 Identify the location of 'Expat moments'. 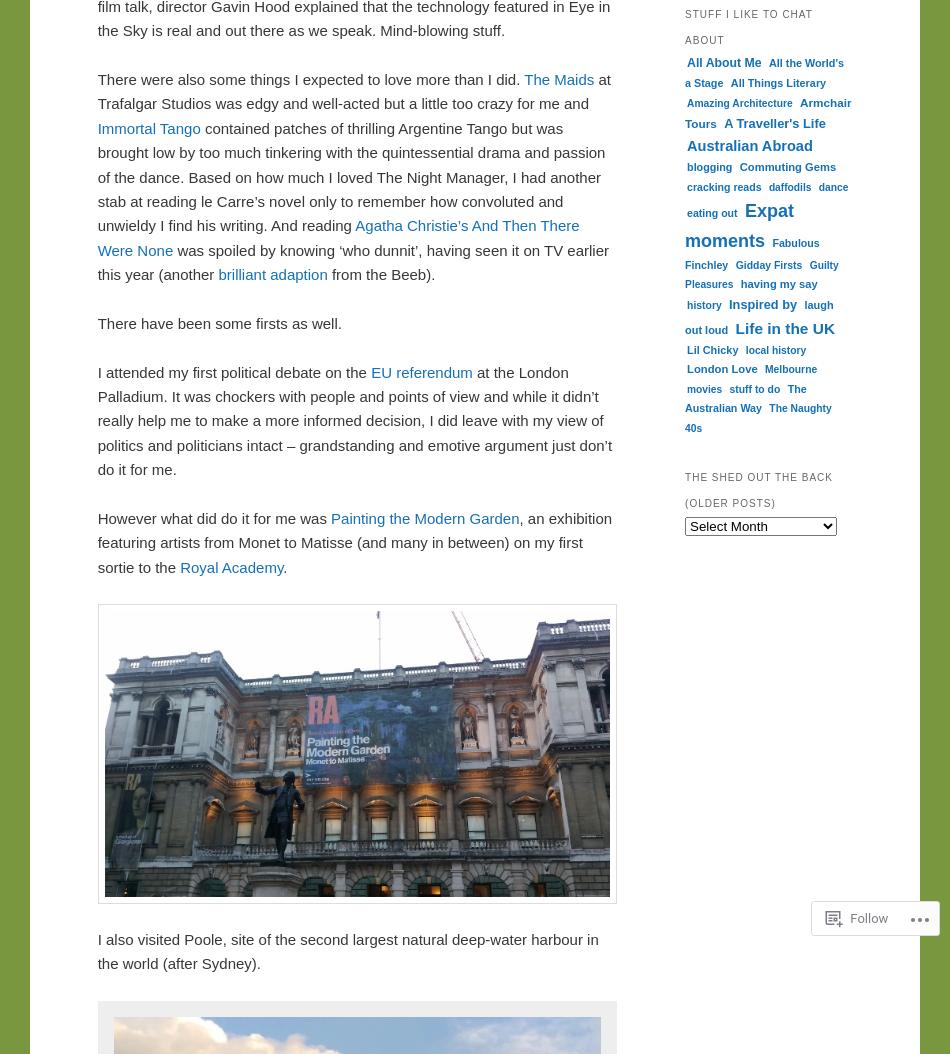
(738, 225).